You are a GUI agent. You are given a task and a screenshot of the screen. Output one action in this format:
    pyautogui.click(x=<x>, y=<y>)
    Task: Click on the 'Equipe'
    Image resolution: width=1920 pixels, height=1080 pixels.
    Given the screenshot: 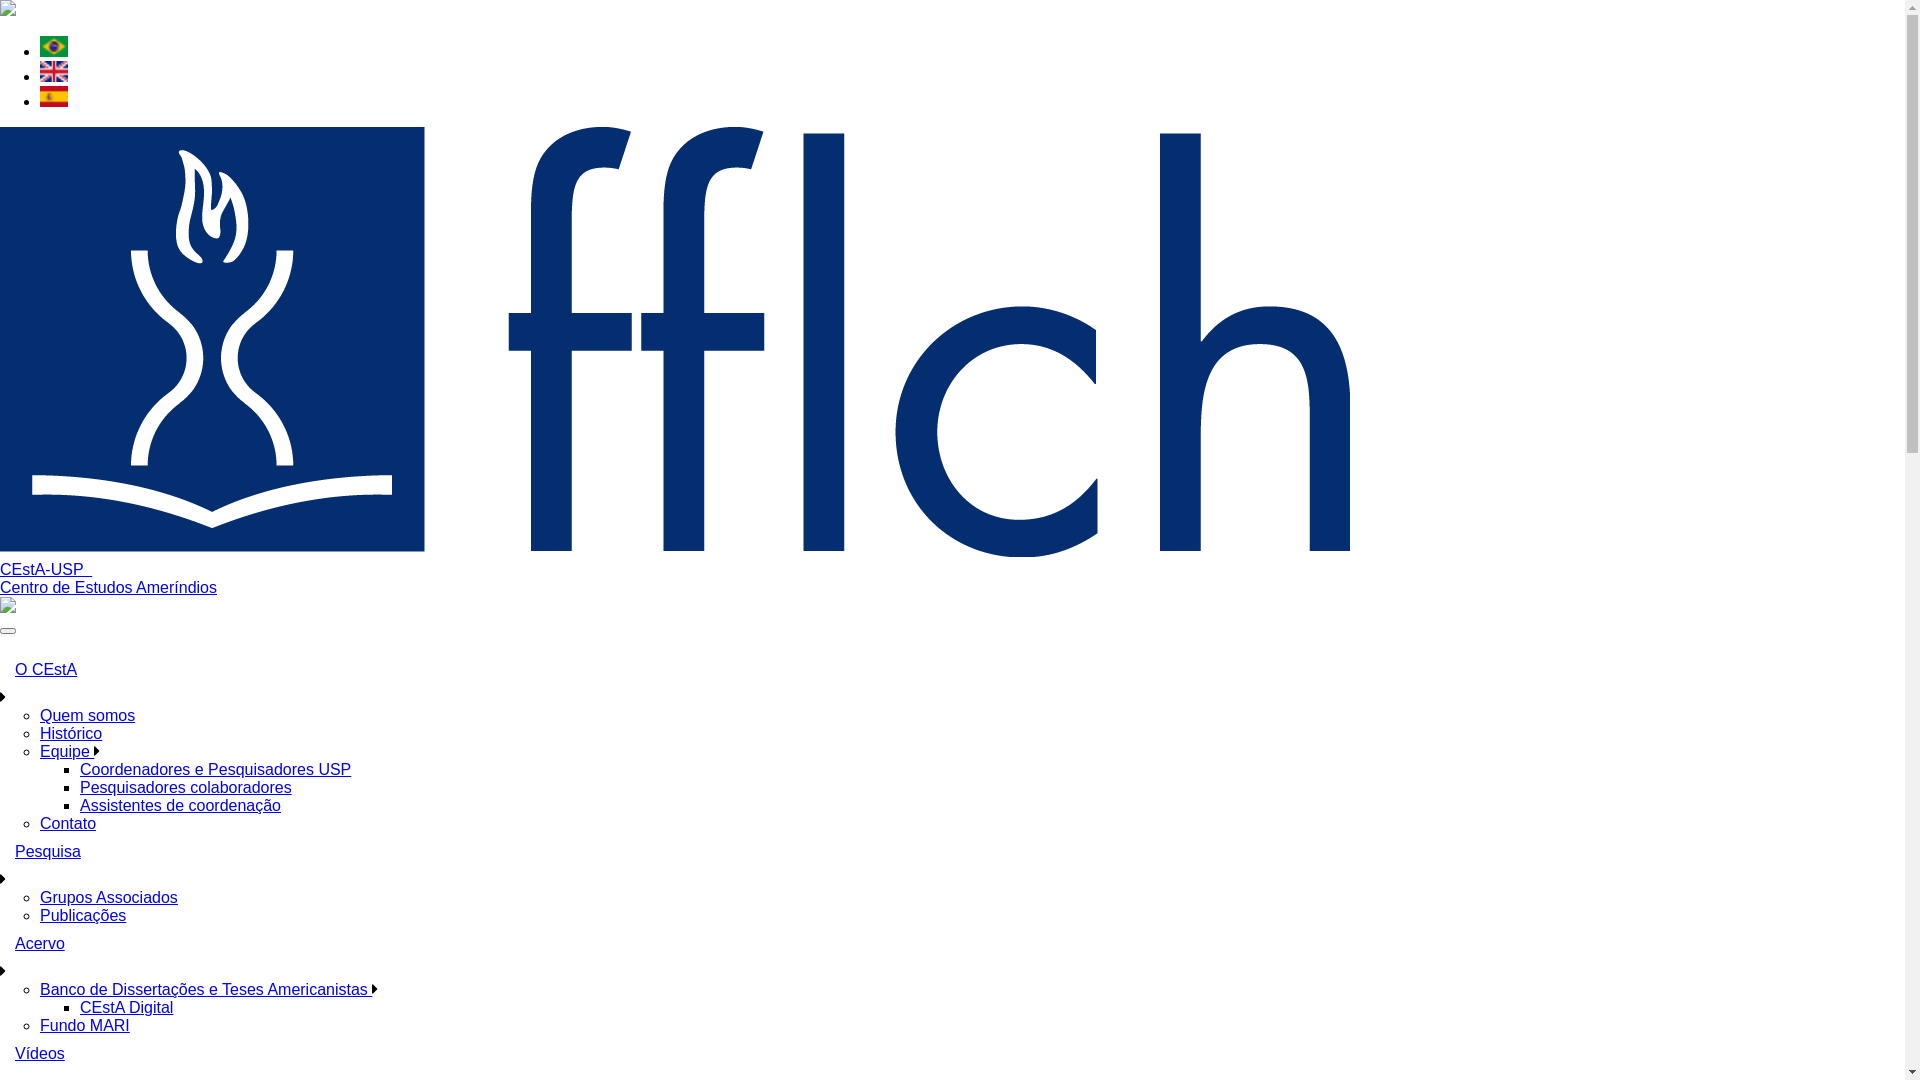 What is the action you would take?
    pyautogui.click(x=67, y=751)
    